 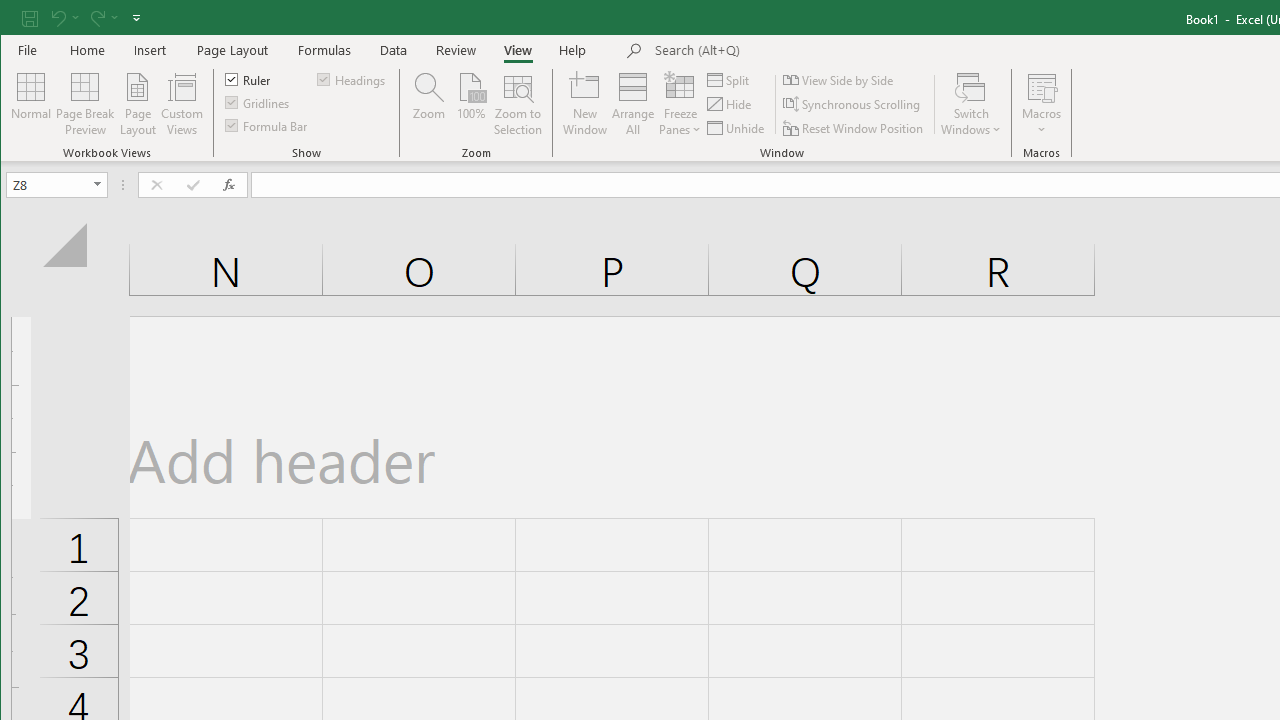 I want to click on 'New Window', so click(x=584, y=104).